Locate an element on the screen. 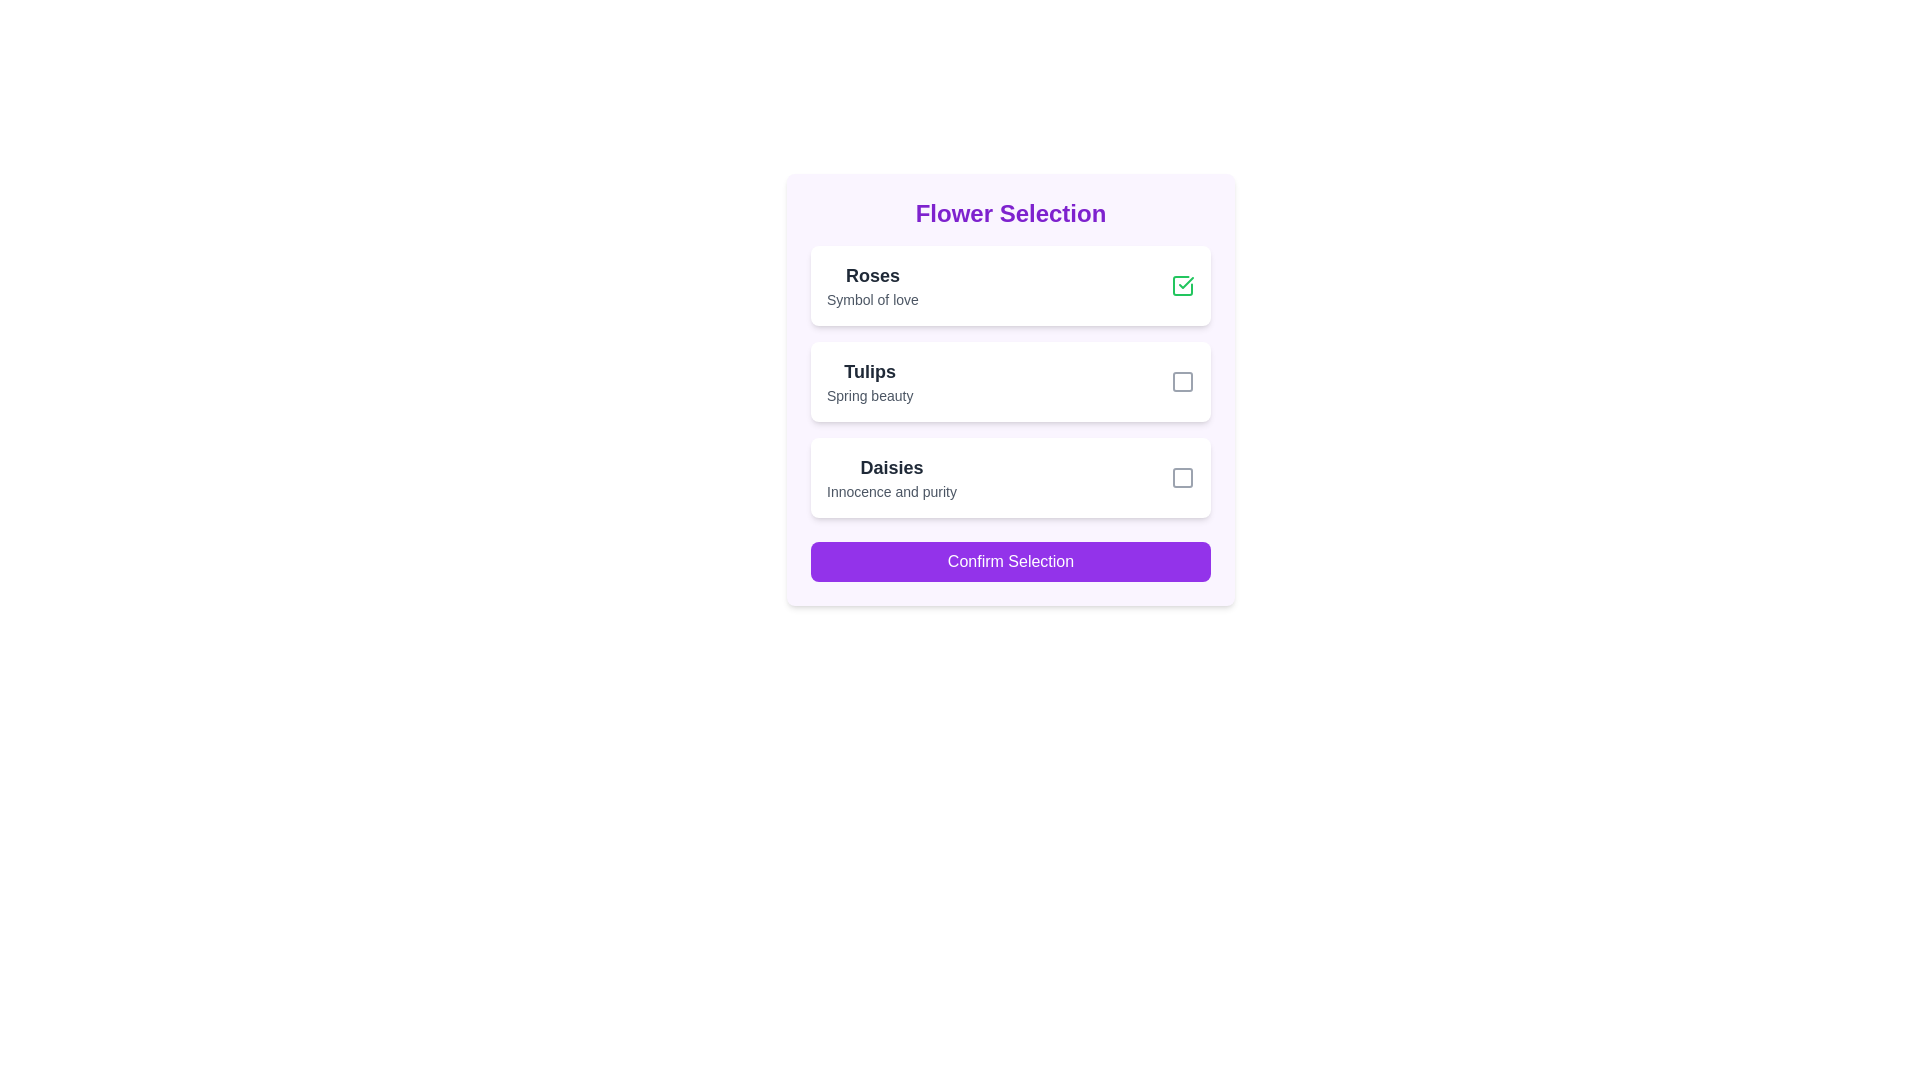  the unchecked checkbox next to the 'Daisies' label to modify its state is located at coordinates (1182, 478).